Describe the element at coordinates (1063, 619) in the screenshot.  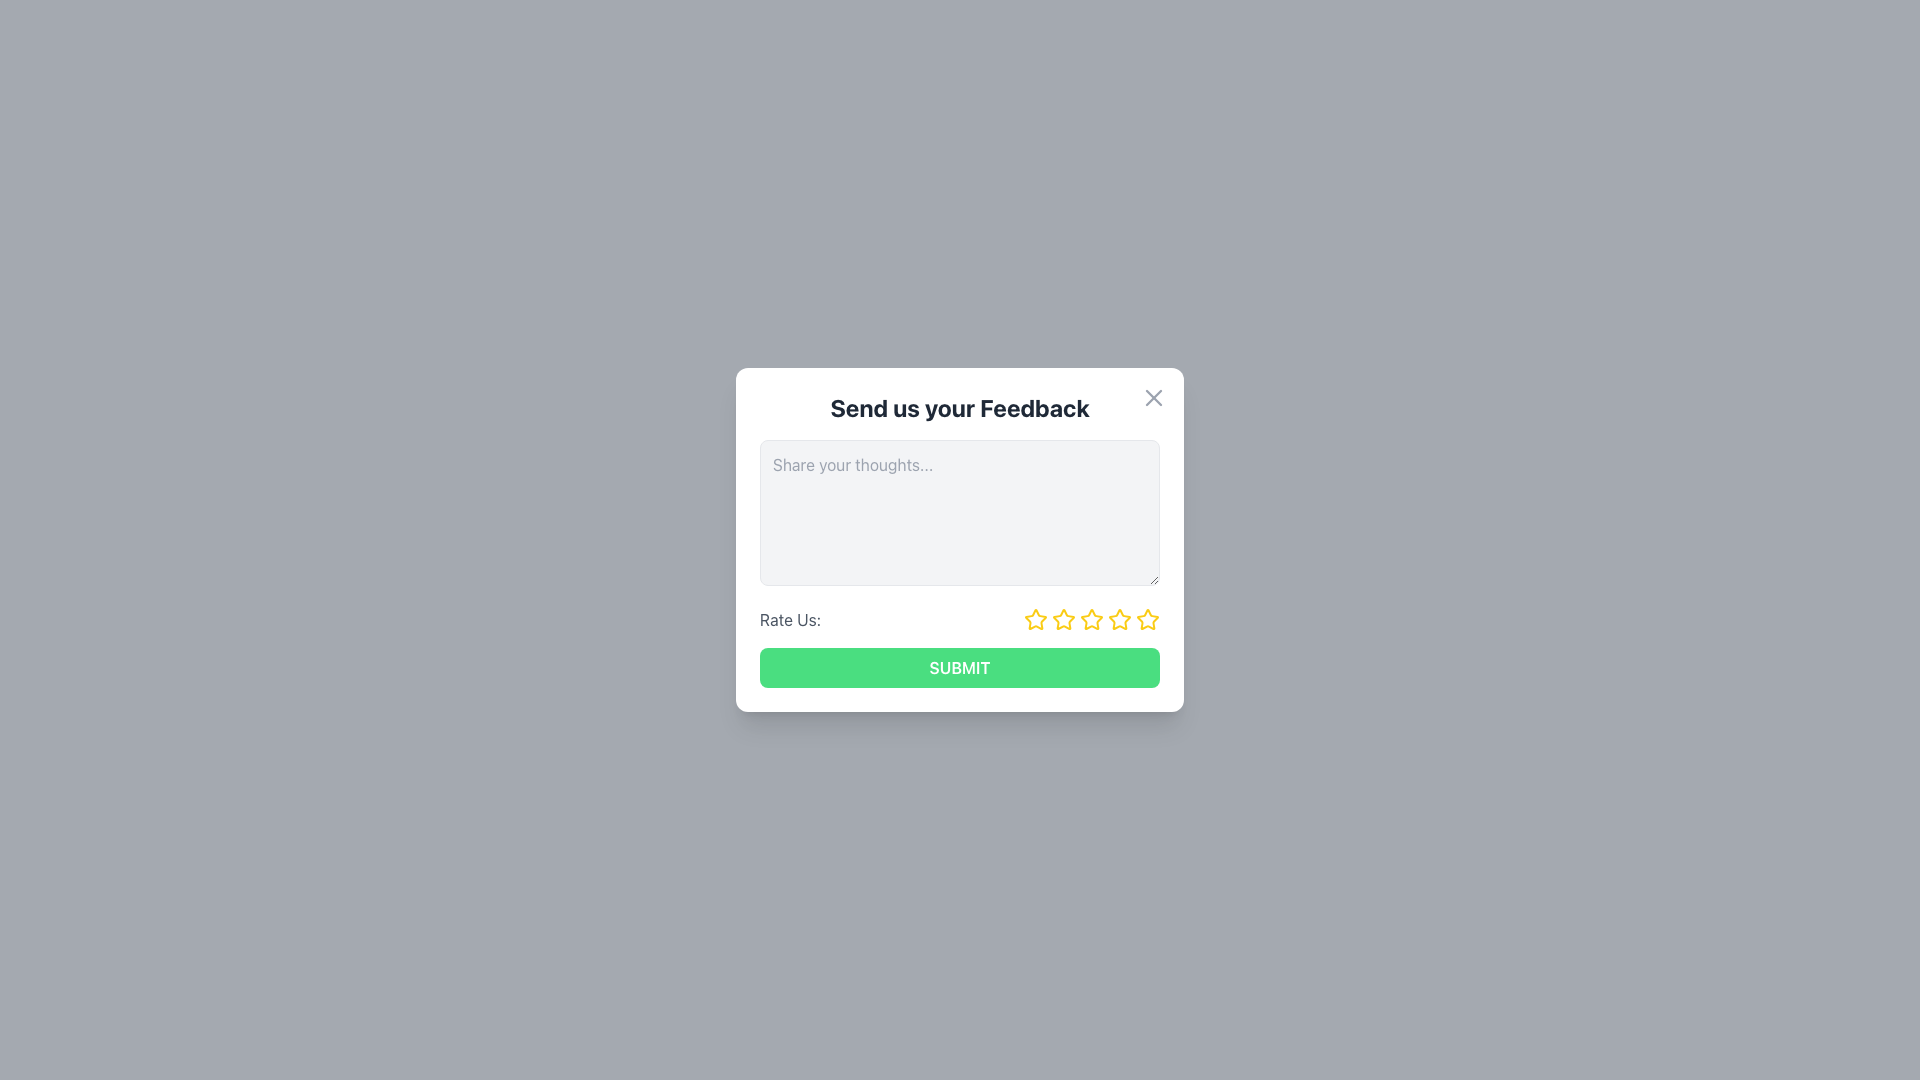
I see `the third star icon from the left` at that location.